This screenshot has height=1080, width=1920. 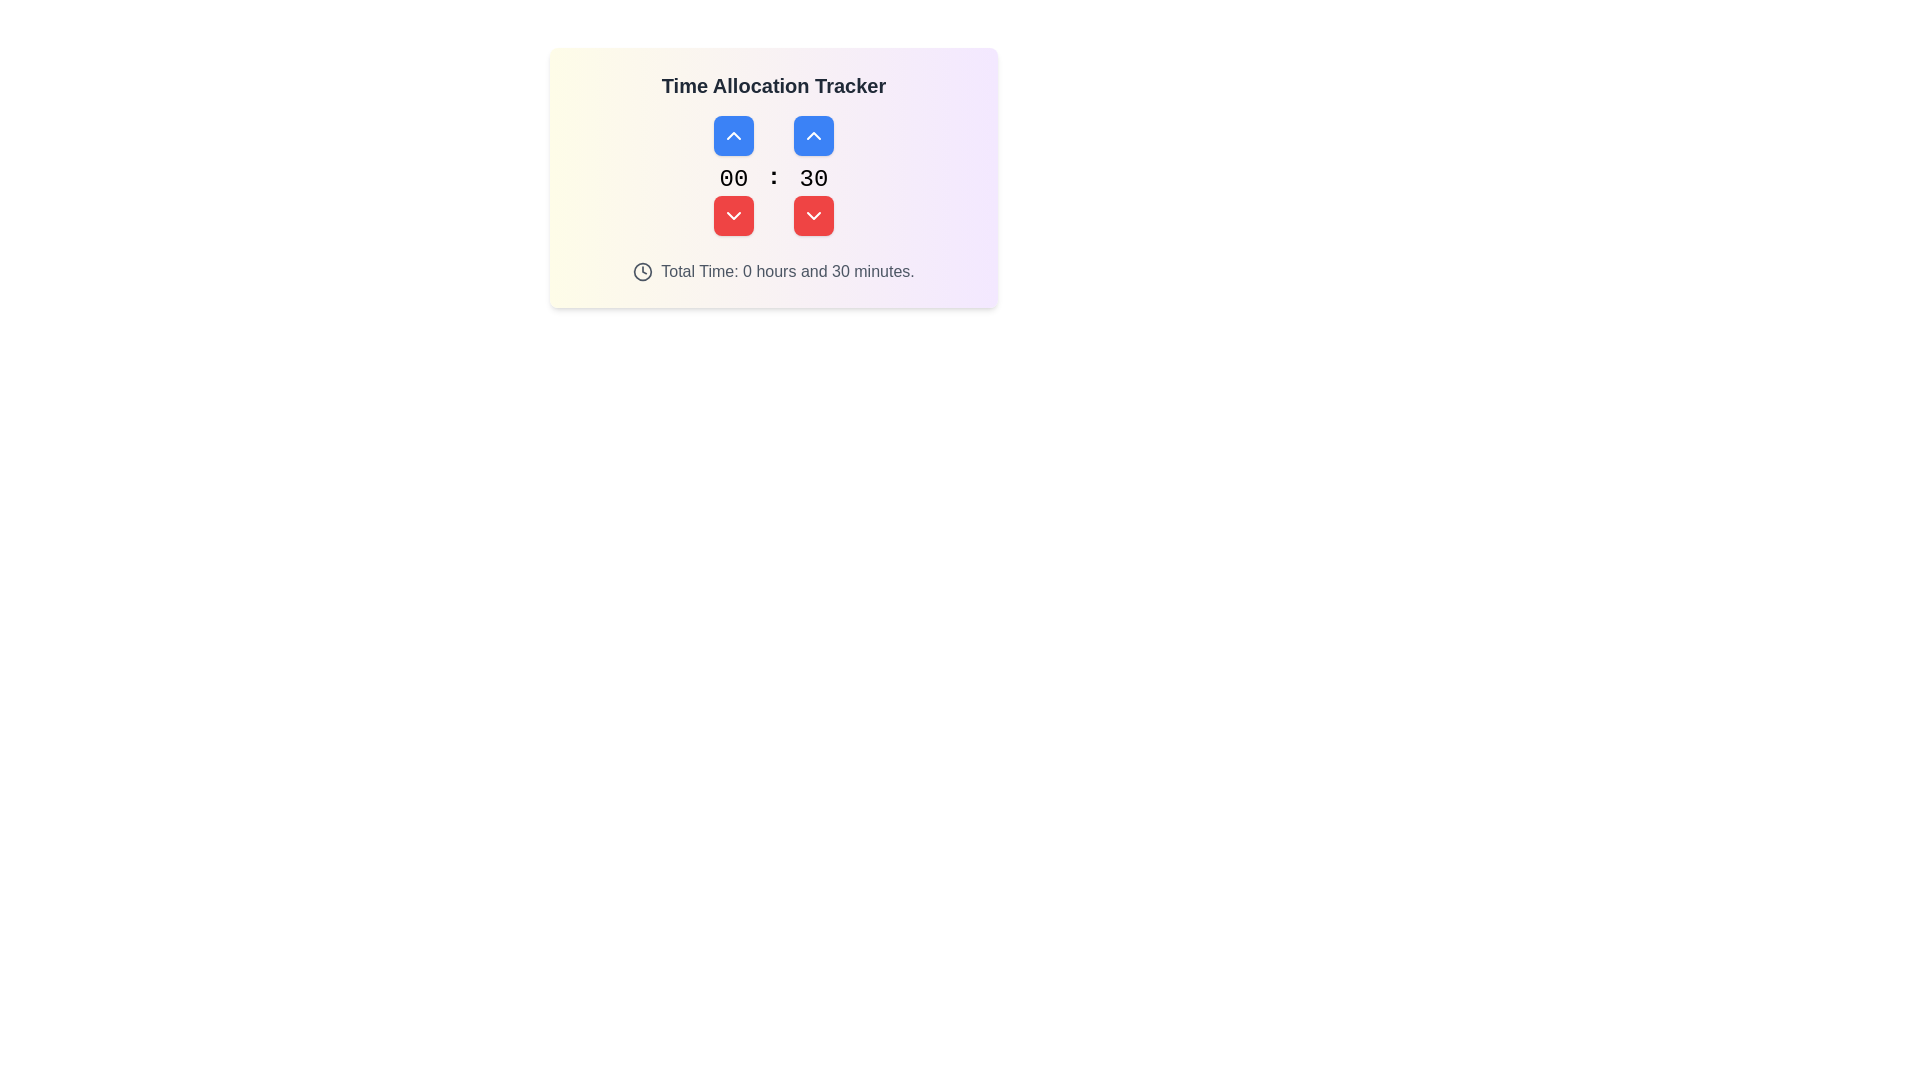 I want to click on the numeric value display element in the time allocation tracker interface, which is located vertically between the upward-pointing blue button and the downward-pointing red button, and horizontally to the left of the colon separator (':'), so click(x=733, y=180).